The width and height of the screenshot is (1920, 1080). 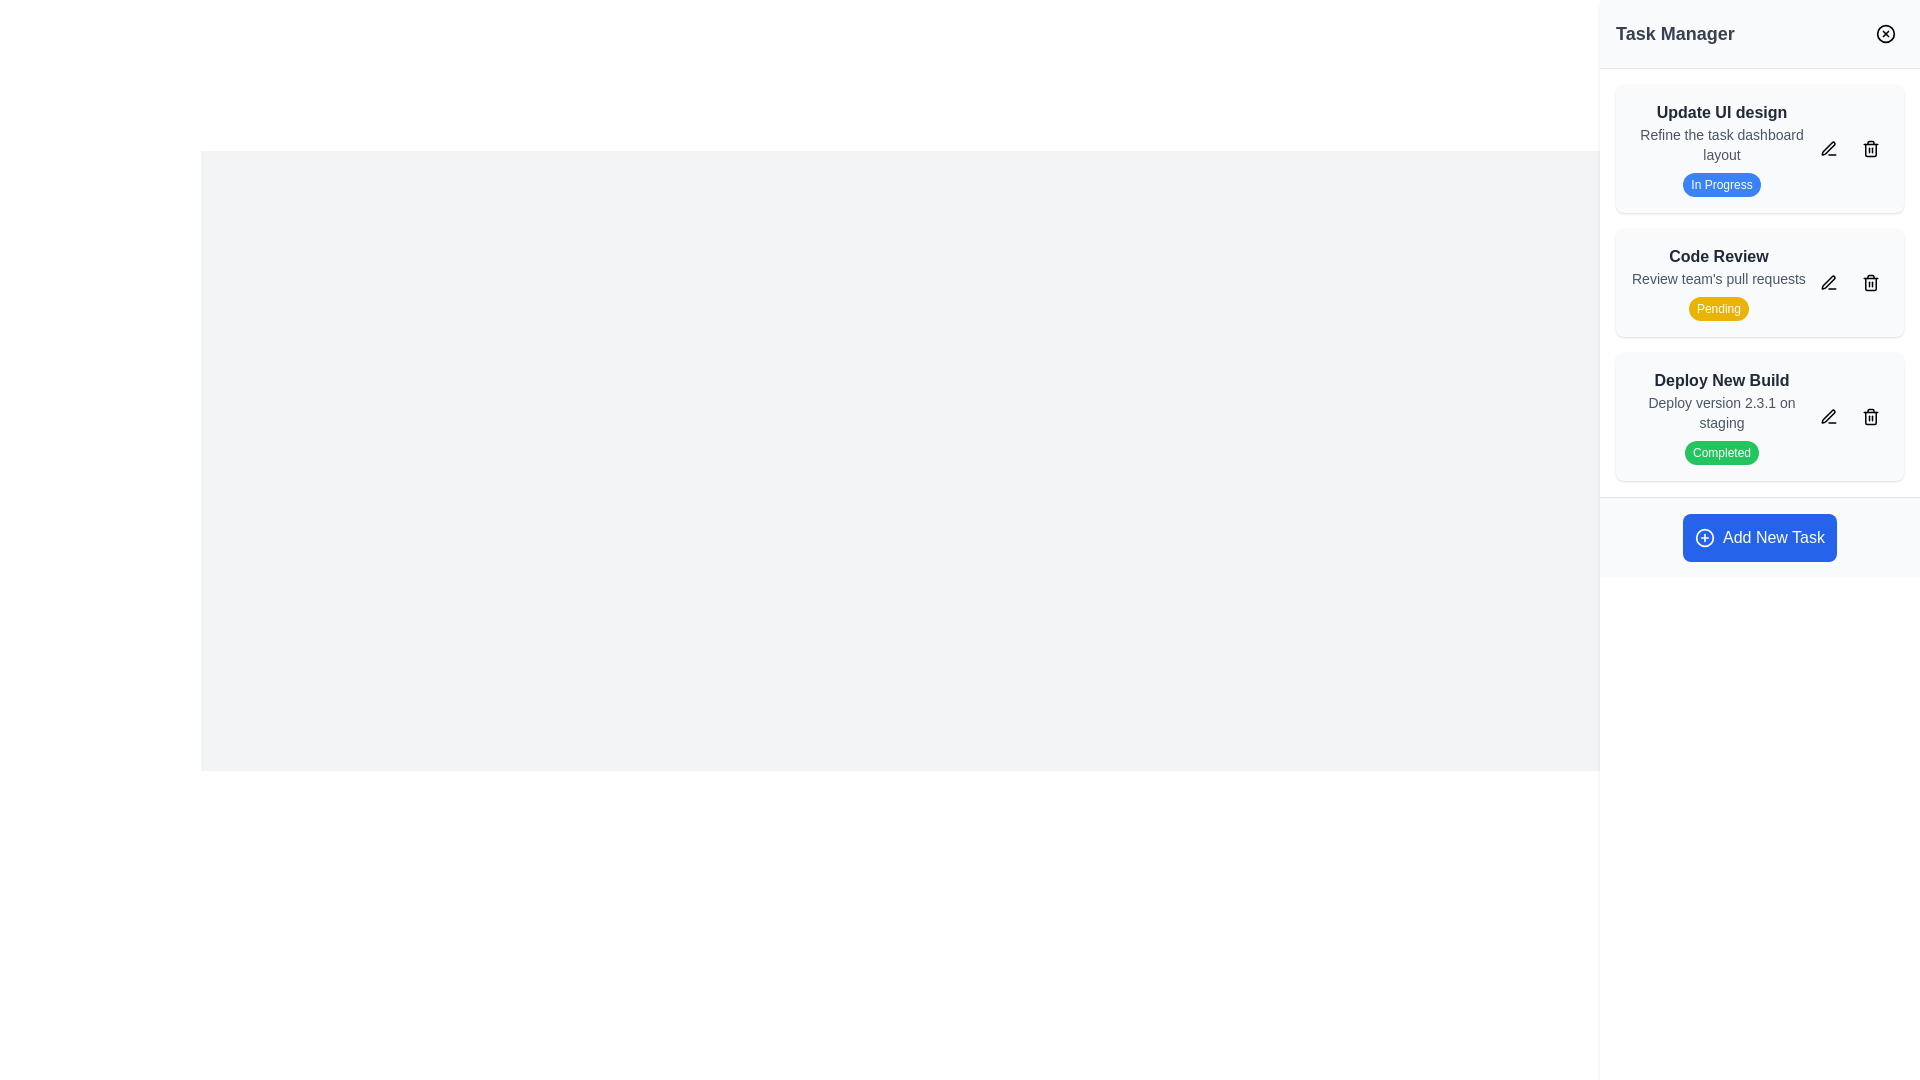 I want to click on the grouped action element containing the edit and delete buttons located at the bottom right corner of the 'Deploy New Build' card, so click(x=1848, y=415).